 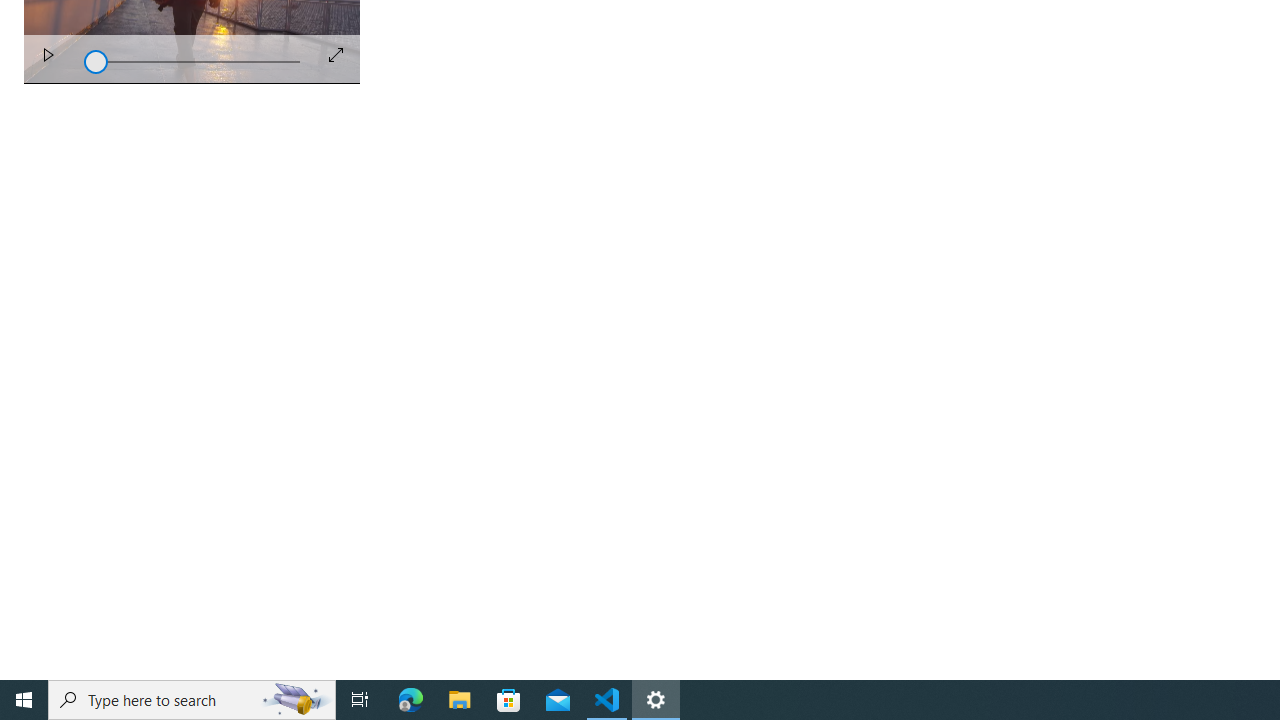 What do you see at coordinates (656, 698) in the screenshot?
I see `'Settings - 1 running window'` at bounding box center [656, 698].